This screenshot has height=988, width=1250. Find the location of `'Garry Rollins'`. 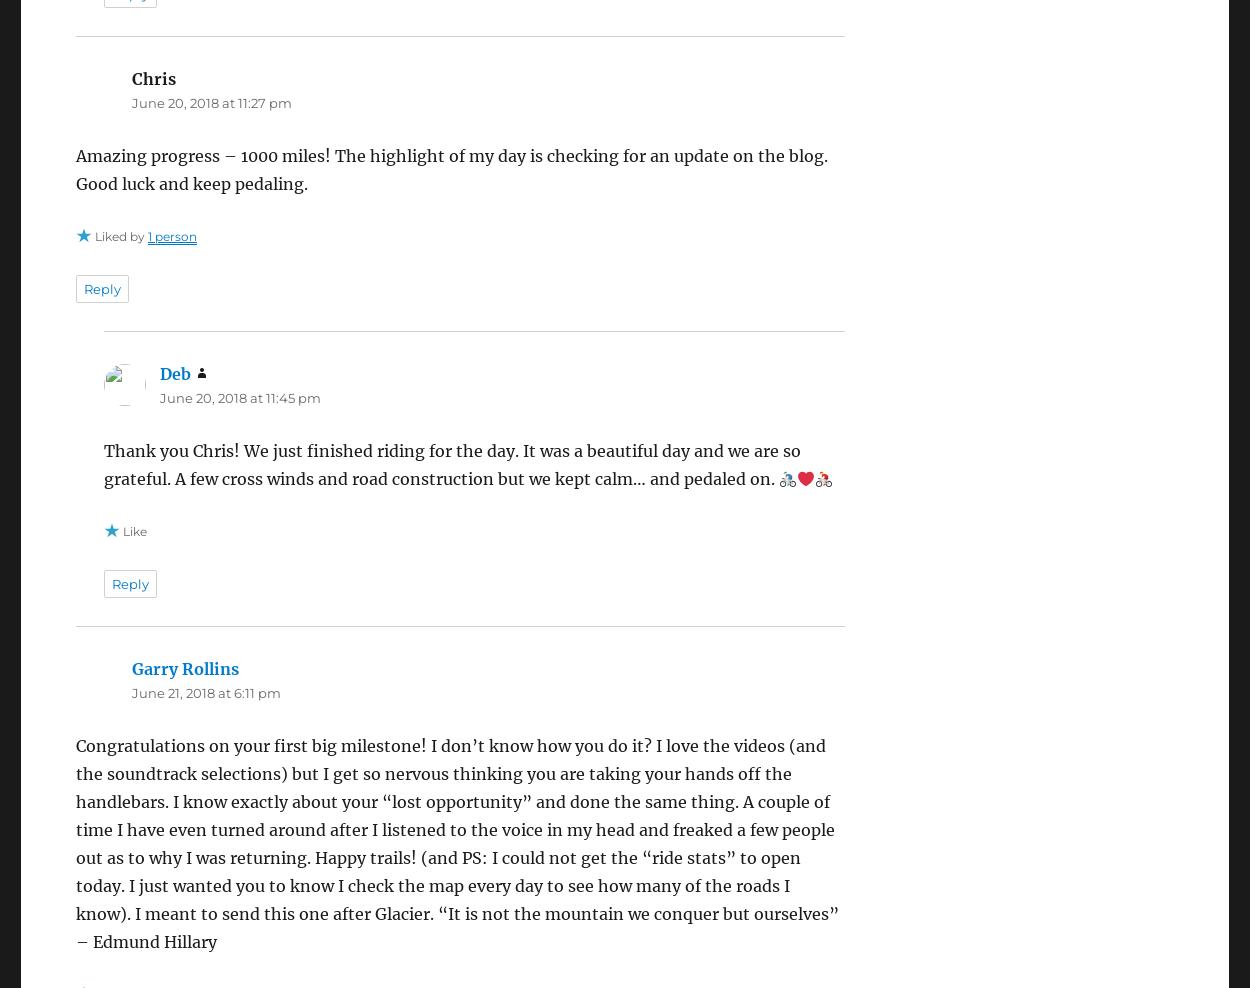

'Garry Rollins' is located at coordinates (184, 666).